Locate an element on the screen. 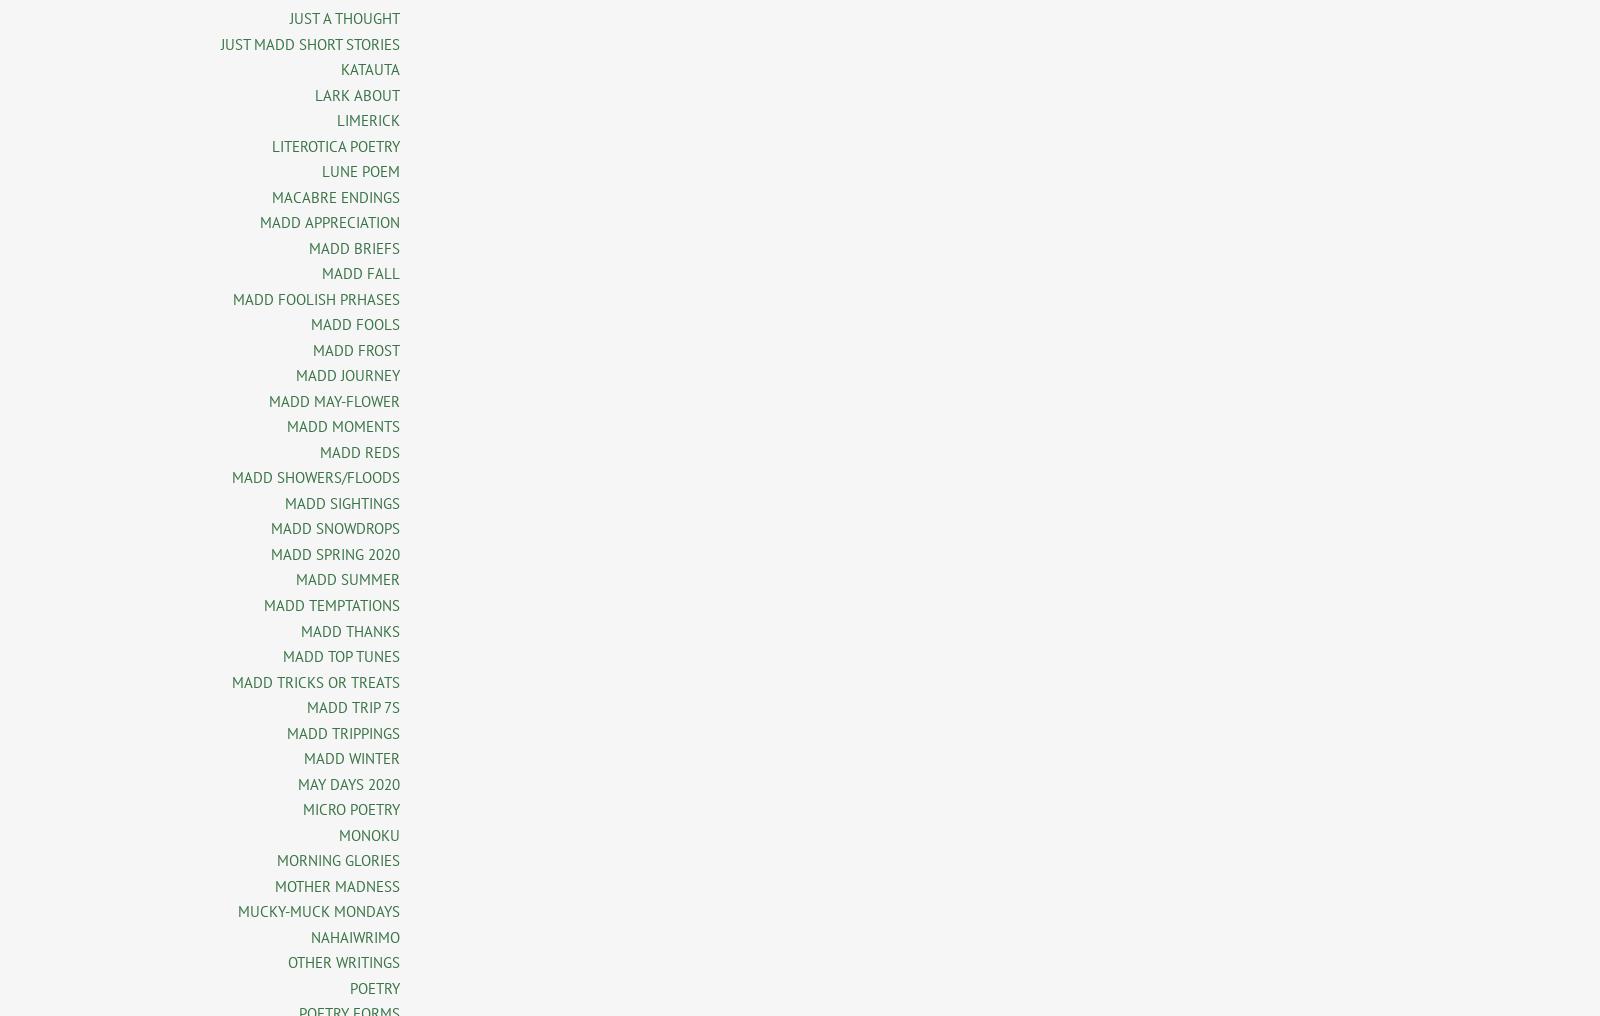  'MADD TRIPPINGS' is located at coordinates (343, 732).